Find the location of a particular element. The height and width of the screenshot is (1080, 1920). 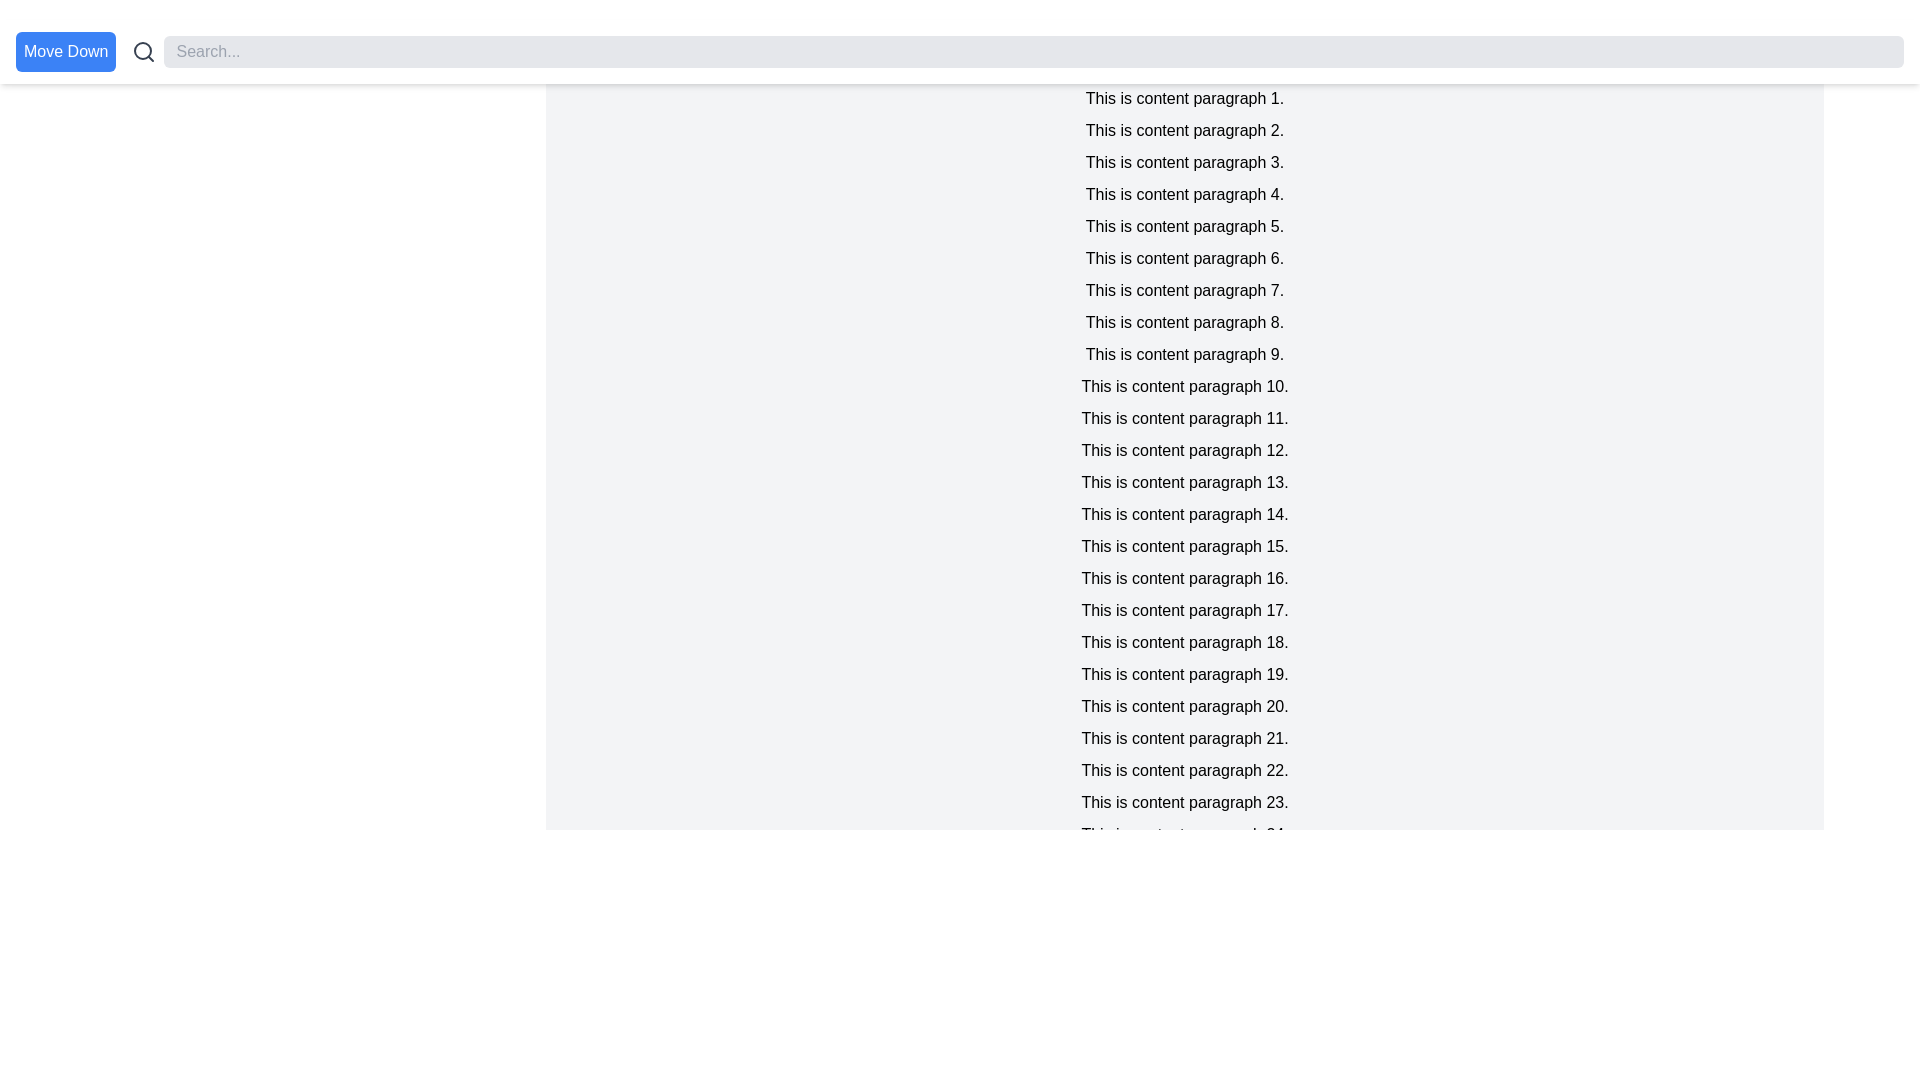

the static text paragraph displaying 'This is content paragraph 2.', which is located between 'This is content paragraph 1.' and 'This is content paragraph 3.' is located at coordinates (1185, 131).